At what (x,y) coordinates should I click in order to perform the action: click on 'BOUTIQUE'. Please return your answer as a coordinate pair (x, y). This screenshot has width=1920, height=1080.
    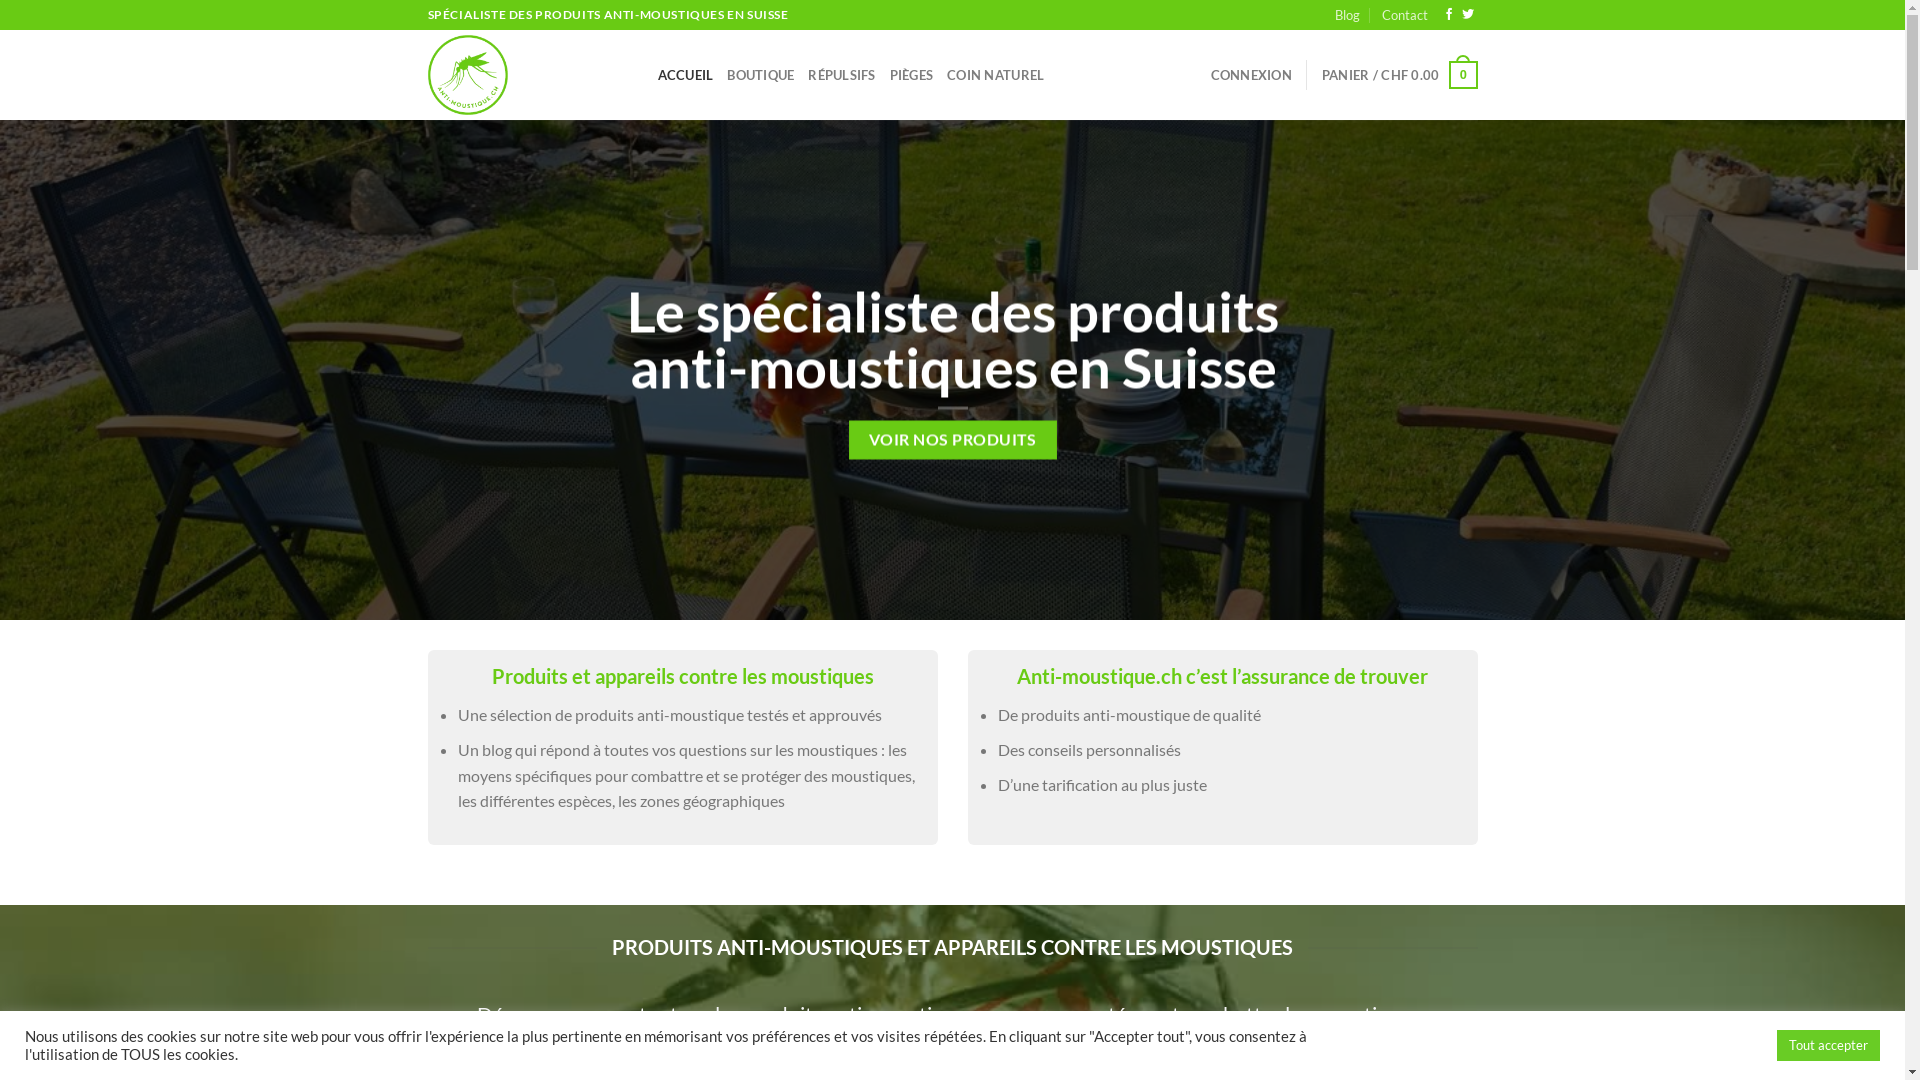
    Looking at the image, I should click on (759, 73).